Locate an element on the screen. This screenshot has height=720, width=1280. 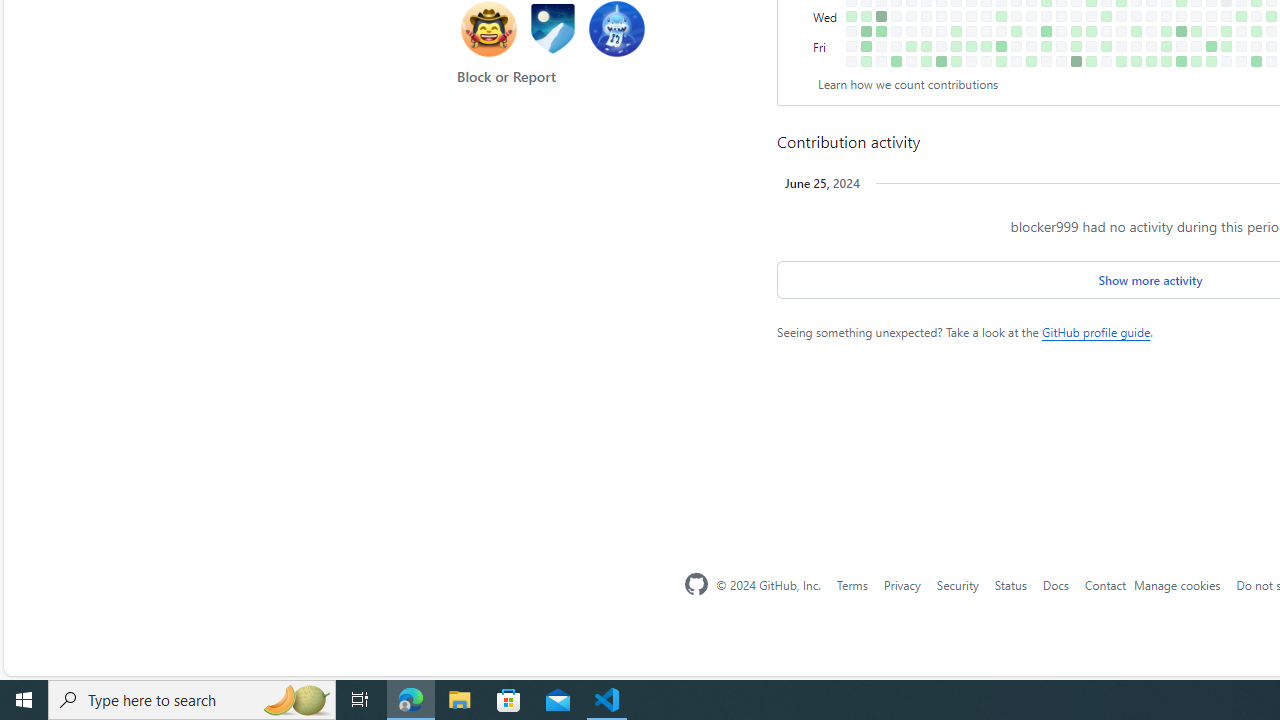
'Learn how we count contributions' is located at coordinates (907, 83).